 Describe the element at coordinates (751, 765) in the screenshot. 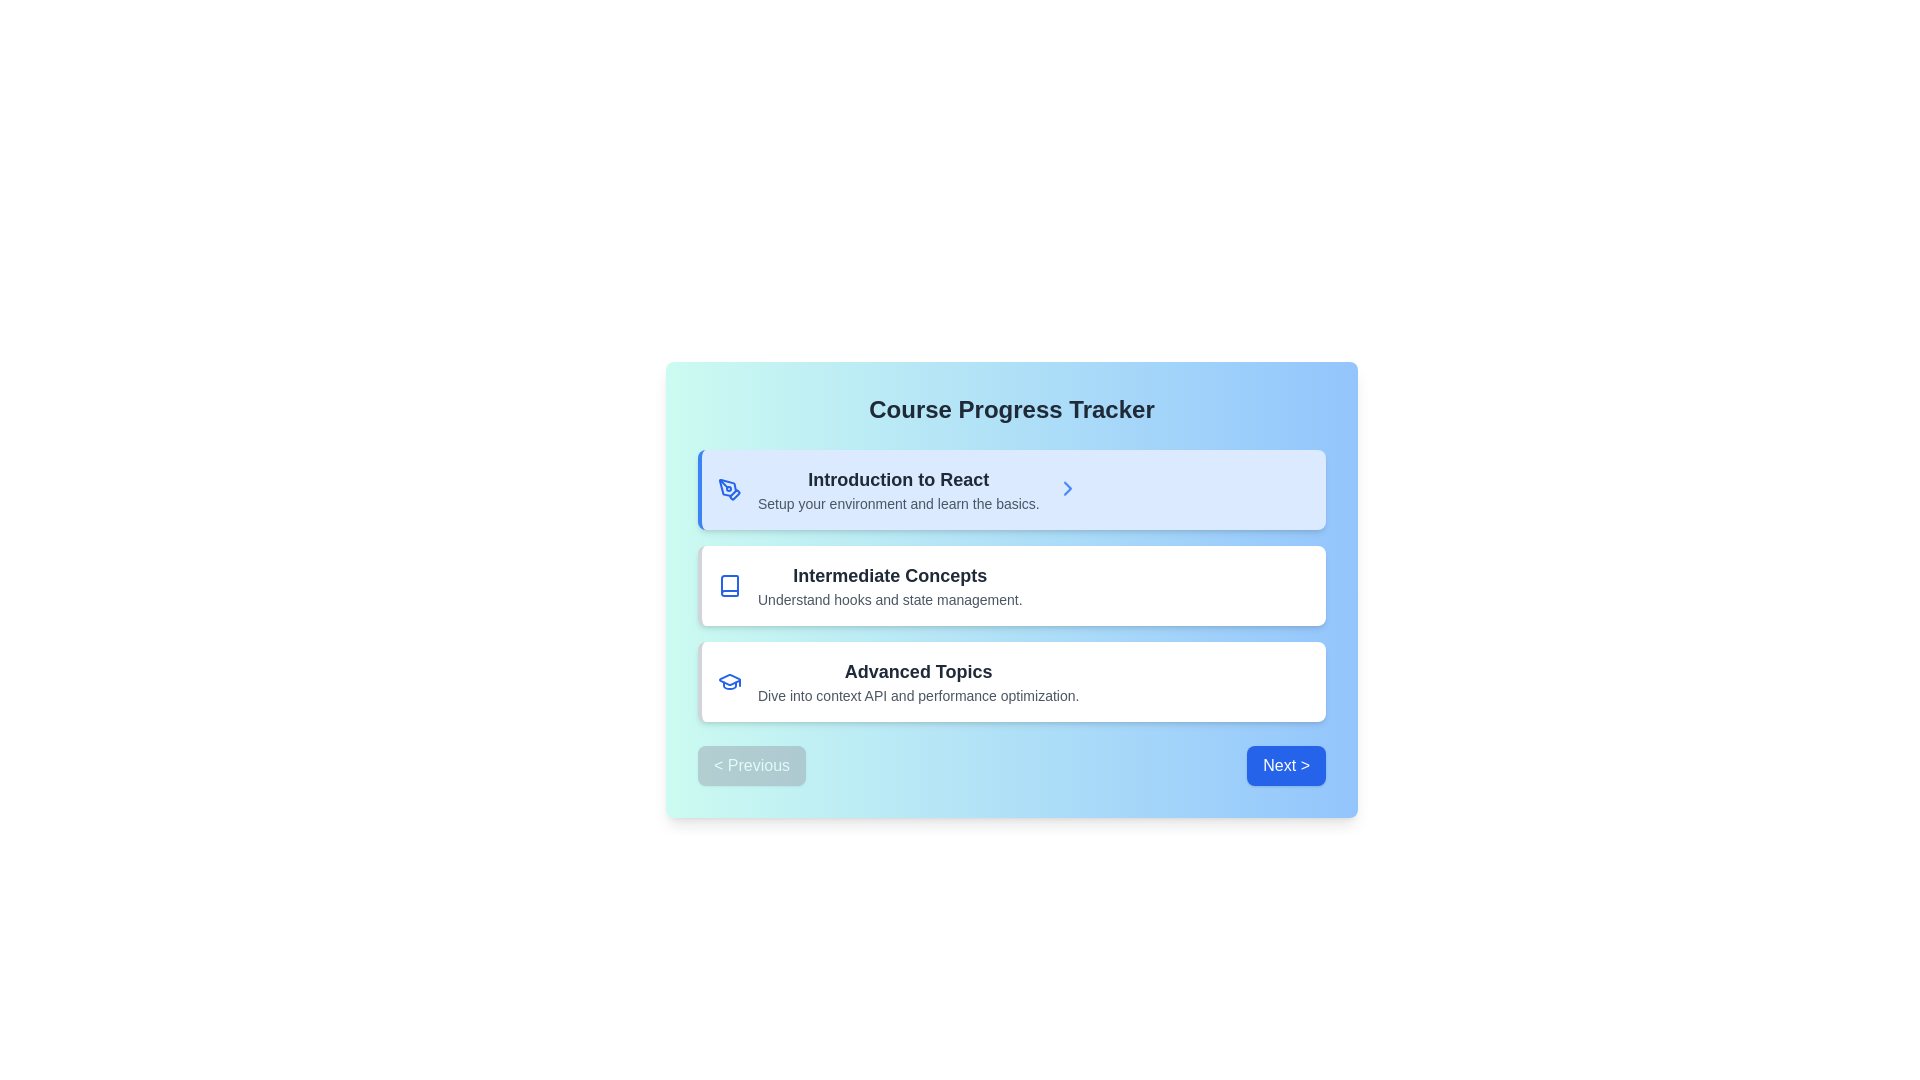

I see `the button with rounded edges and gray background labeled '< Previous'` at that location.